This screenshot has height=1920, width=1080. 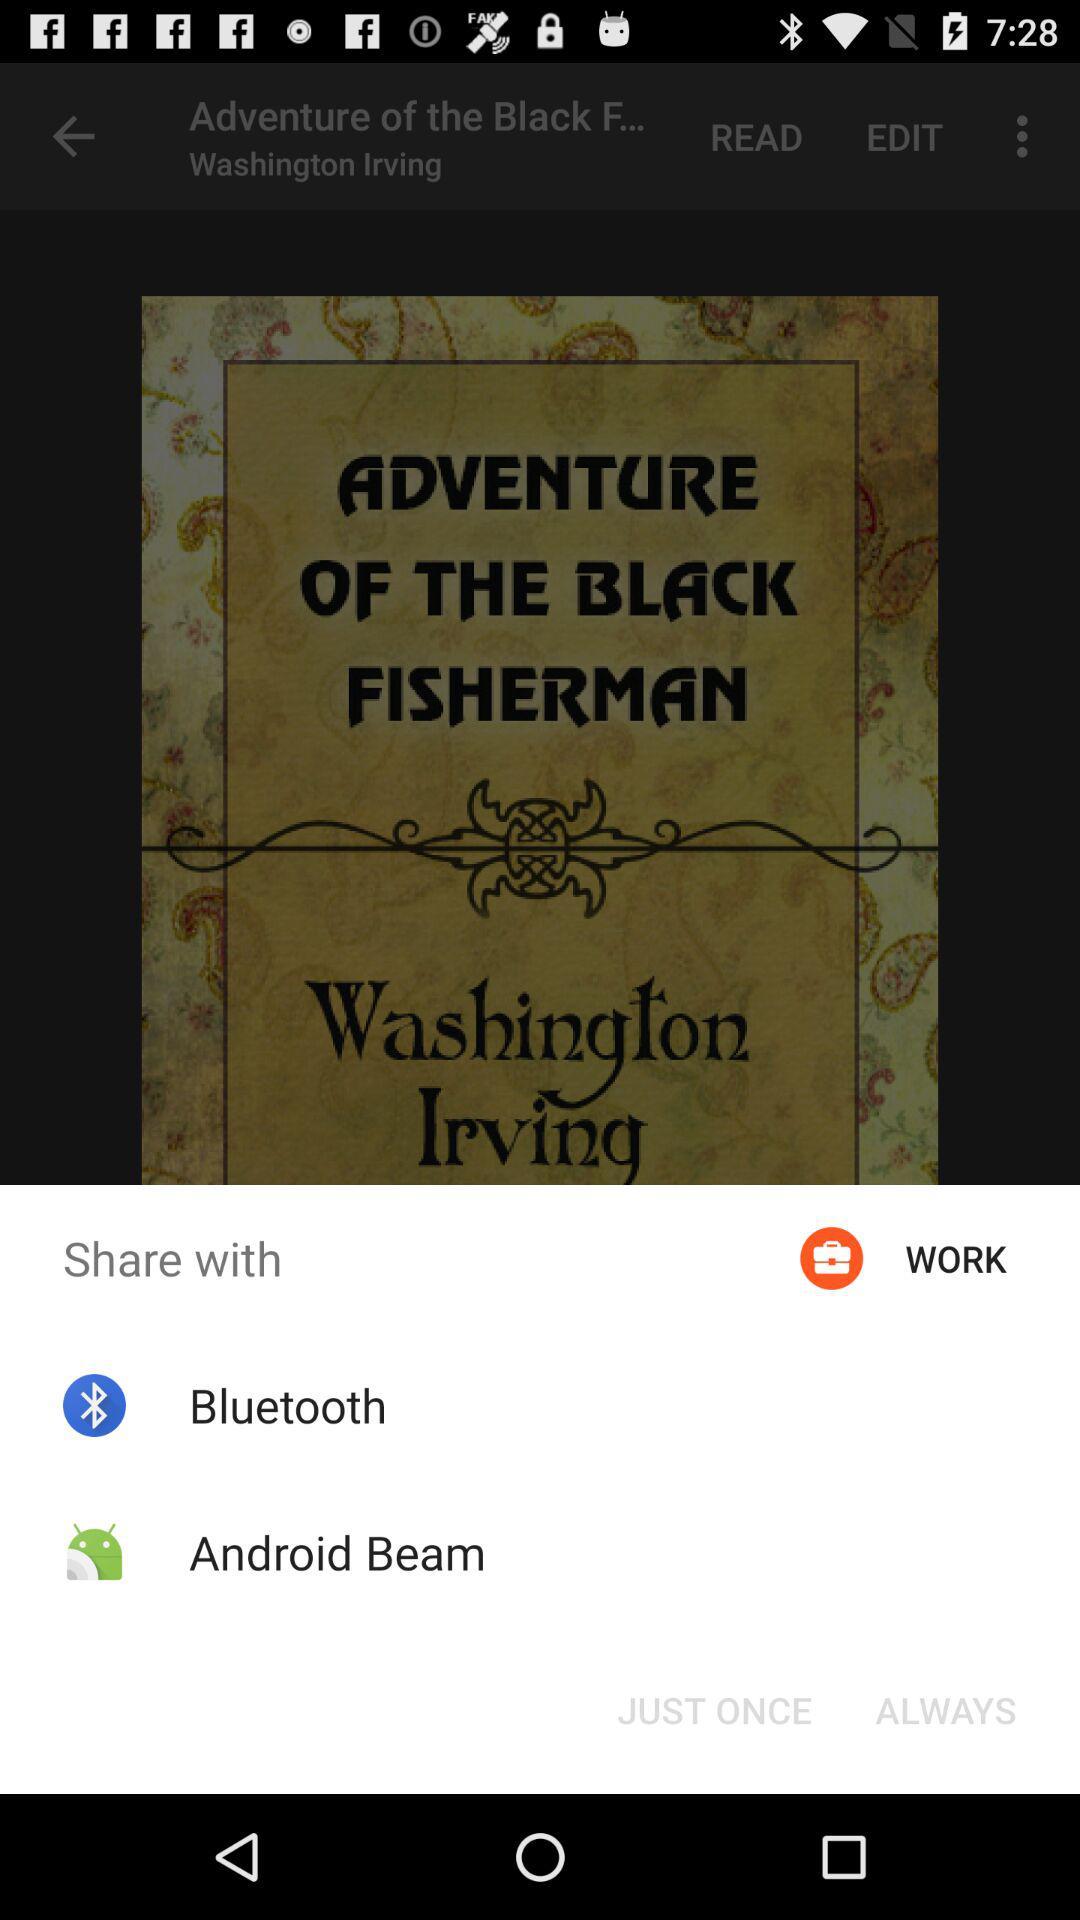 What do you see at coordinates (336, 1551) in the screenshot?
I see `the android beam app` at bounding box center [336, 1551].